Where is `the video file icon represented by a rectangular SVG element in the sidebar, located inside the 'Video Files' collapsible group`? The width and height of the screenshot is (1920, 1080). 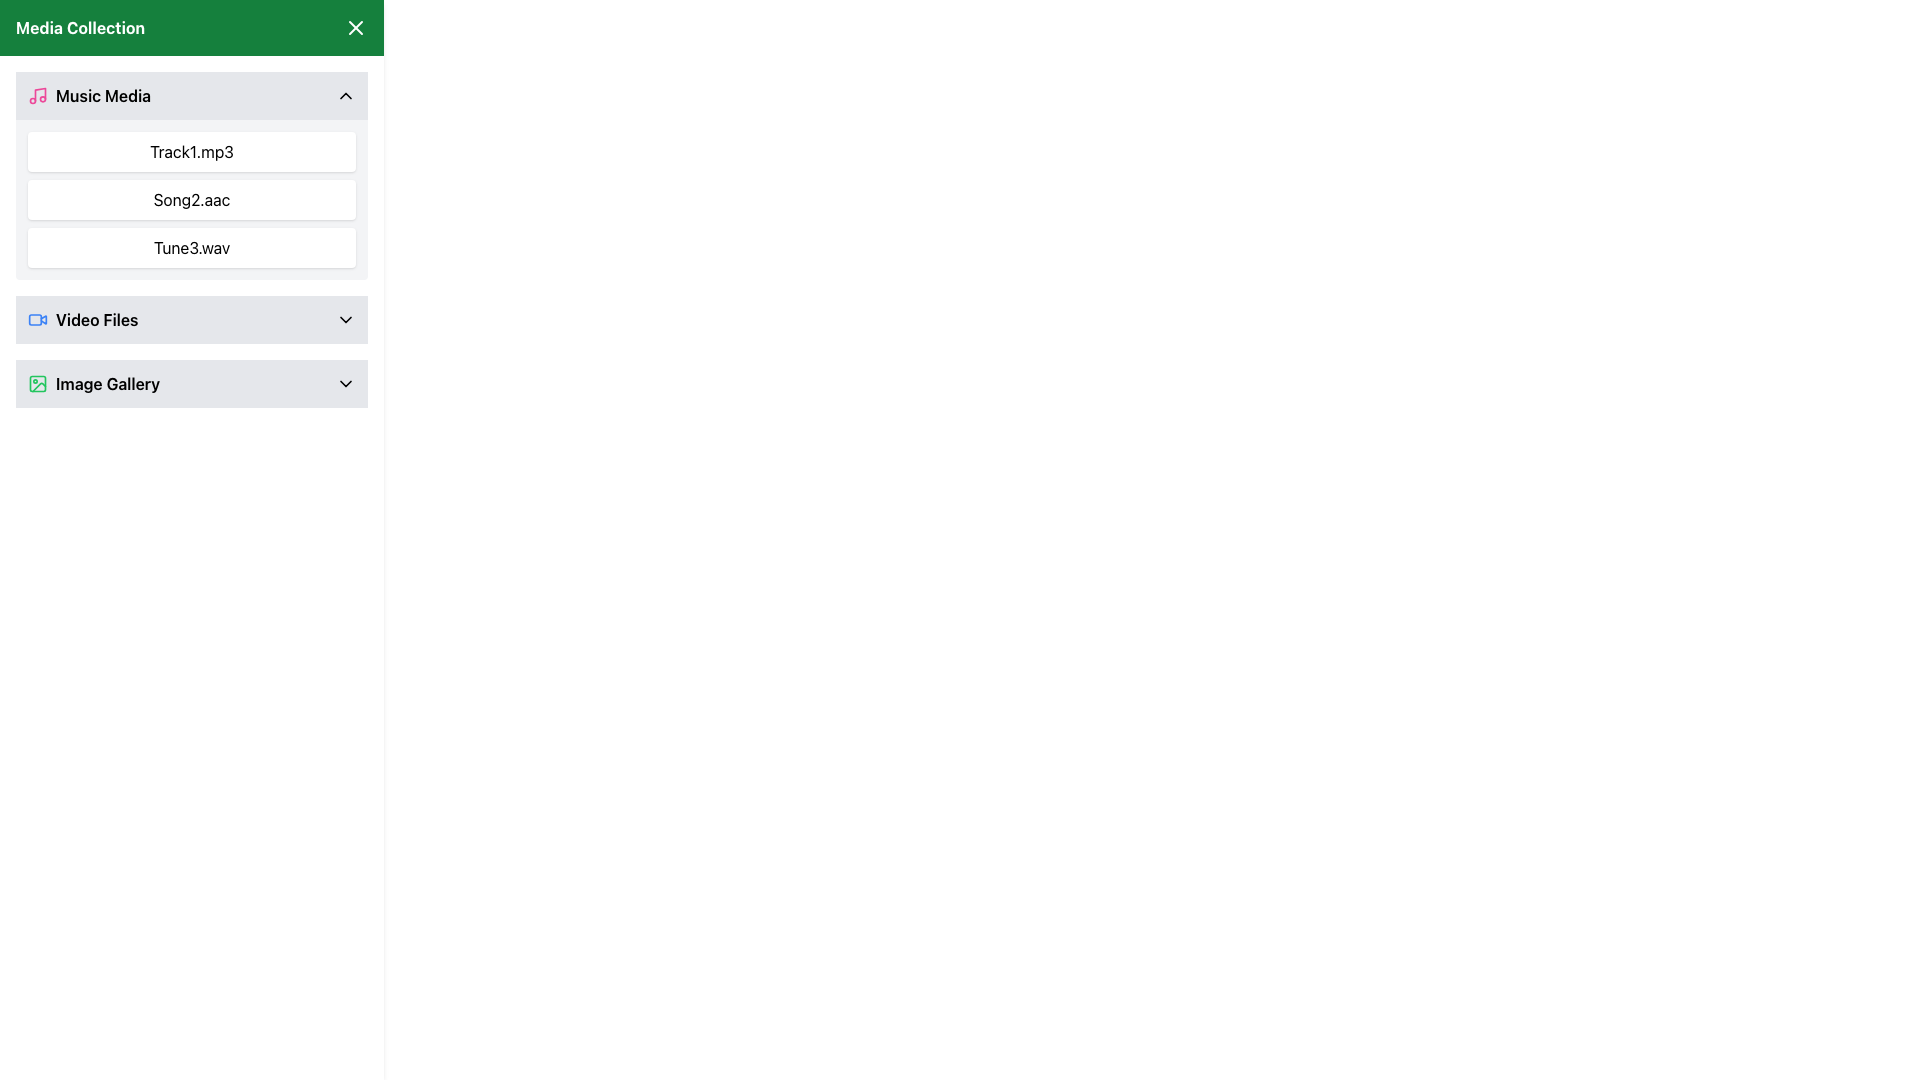
the video file icon represented by a rectangular SVG element in the sidebar, located inside the 'Video Files' collapsible group is located at coordinates (35, 319).